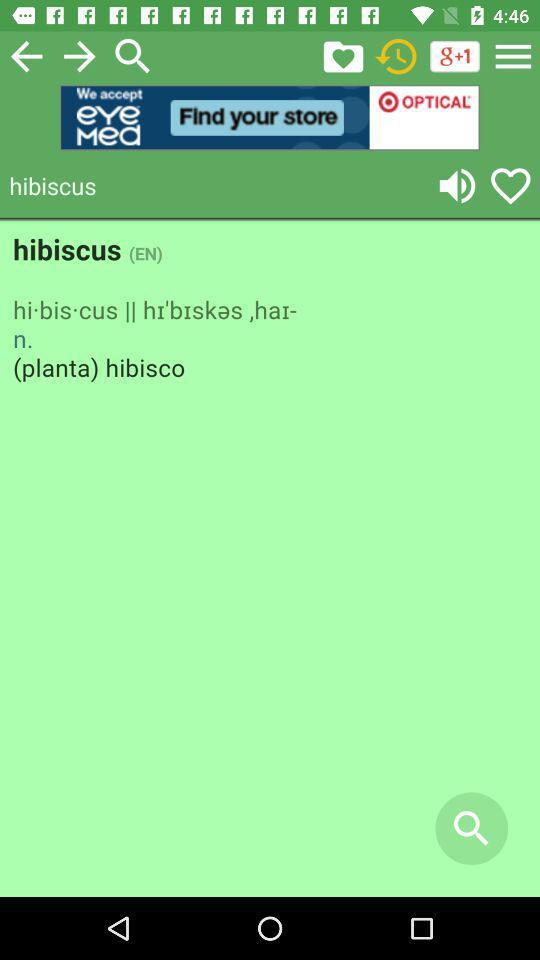 The image size is (540, 960). I want to click on like symbol, so click(510, 185).